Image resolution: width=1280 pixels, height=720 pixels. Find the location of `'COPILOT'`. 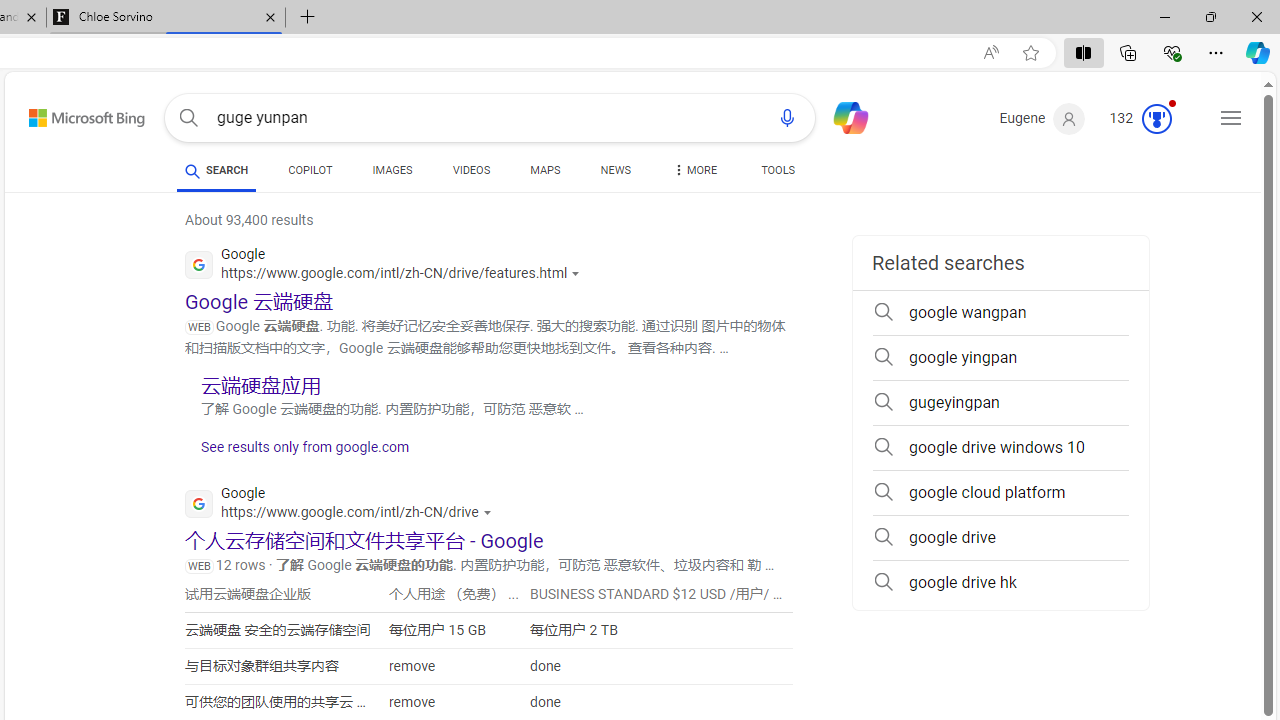

'COPILOT' is located at coordinates (309, 170).